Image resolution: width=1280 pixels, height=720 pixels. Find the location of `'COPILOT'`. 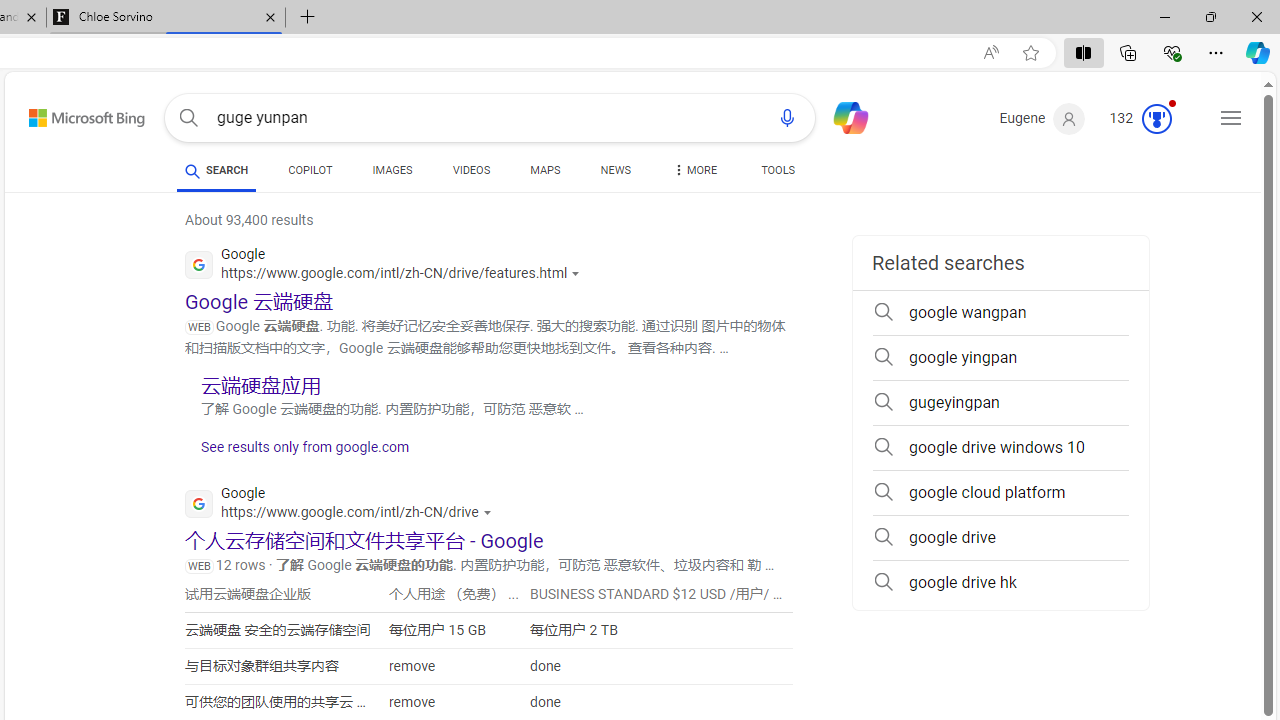

'COPILOT' is located at coordinates (309, 170).